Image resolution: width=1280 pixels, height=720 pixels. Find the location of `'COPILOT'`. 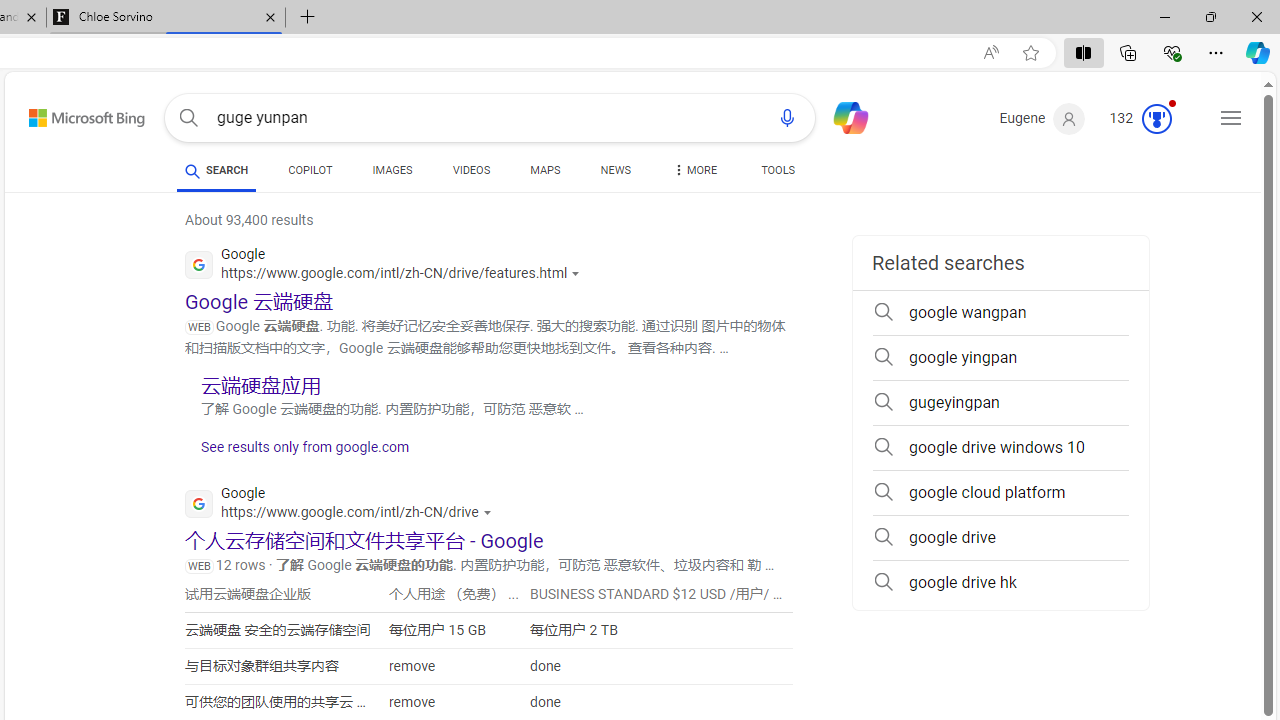

'COPILOT' is located at coordinates (309, 170).